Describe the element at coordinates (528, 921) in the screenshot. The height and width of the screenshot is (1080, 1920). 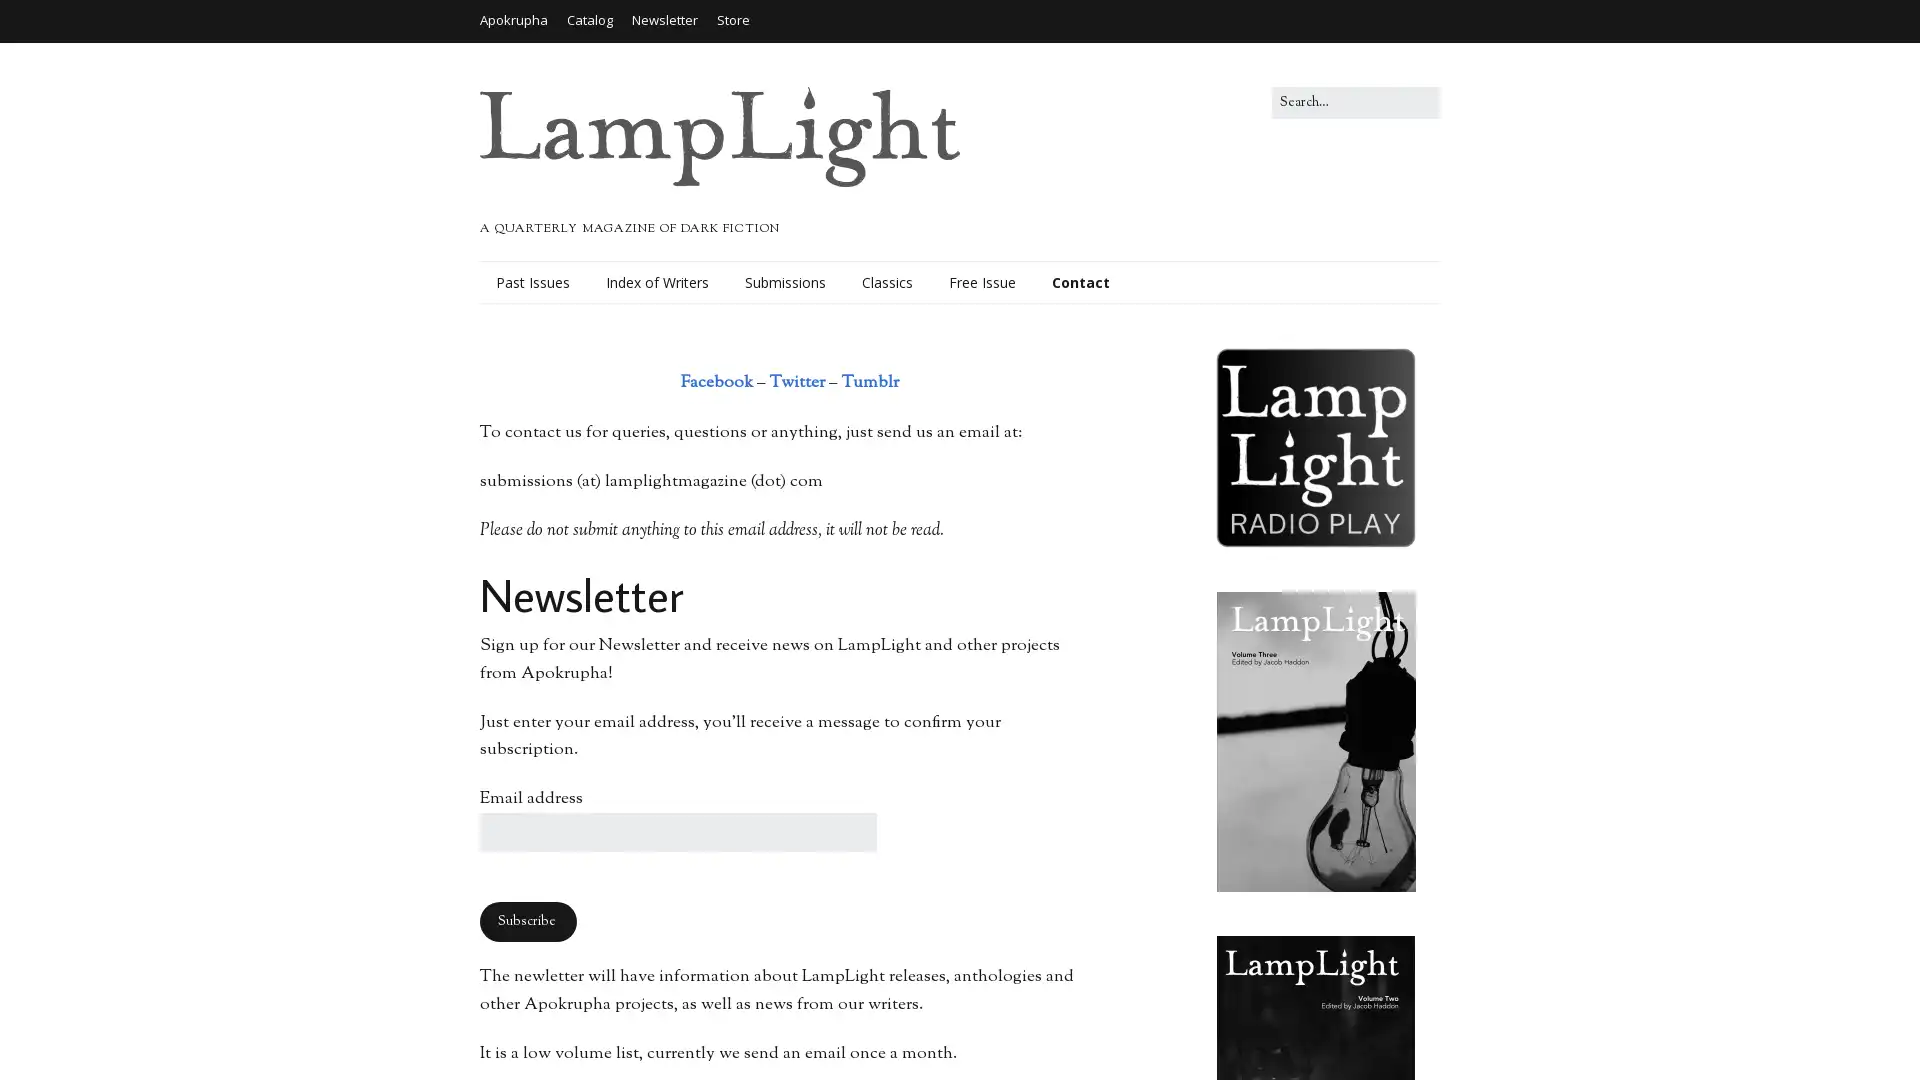
I see `Subscribe` at that location.